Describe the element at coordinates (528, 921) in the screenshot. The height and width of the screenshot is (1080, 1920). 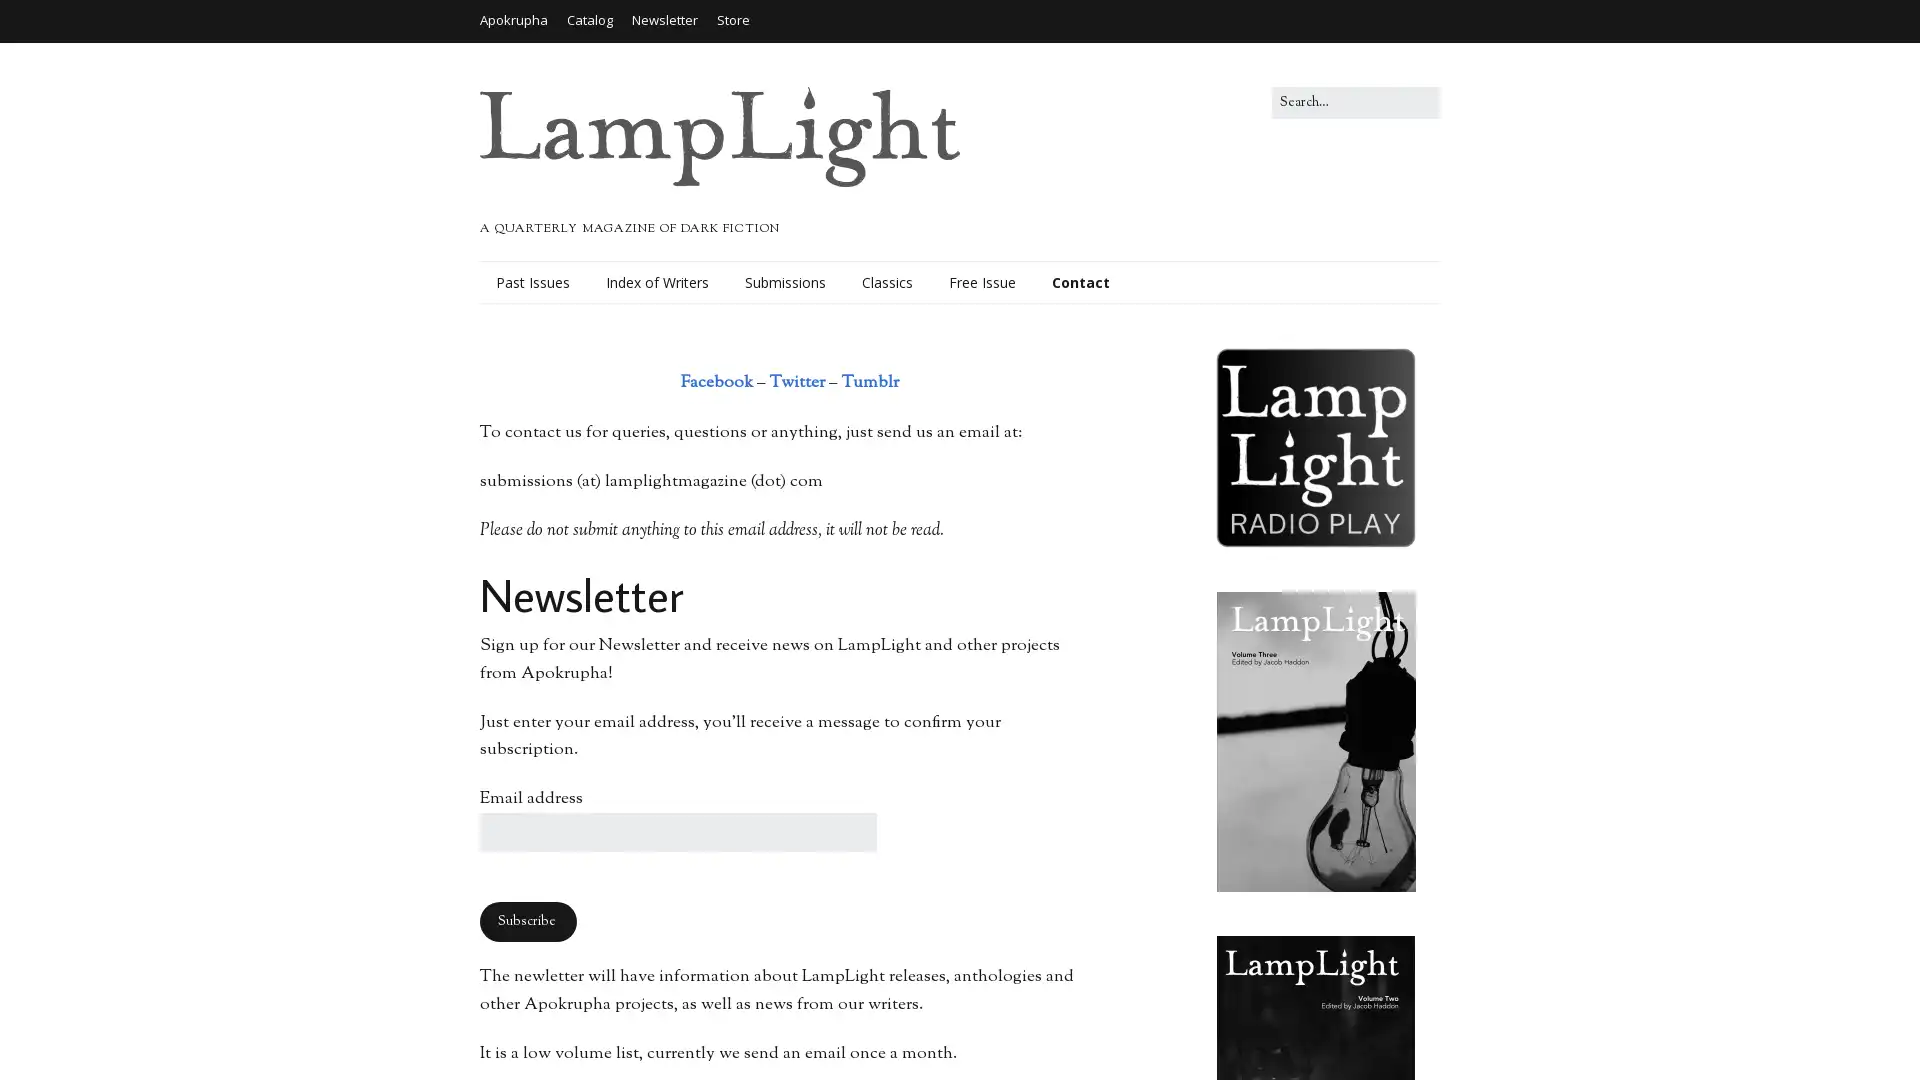
I see `Subscribe` at that location.